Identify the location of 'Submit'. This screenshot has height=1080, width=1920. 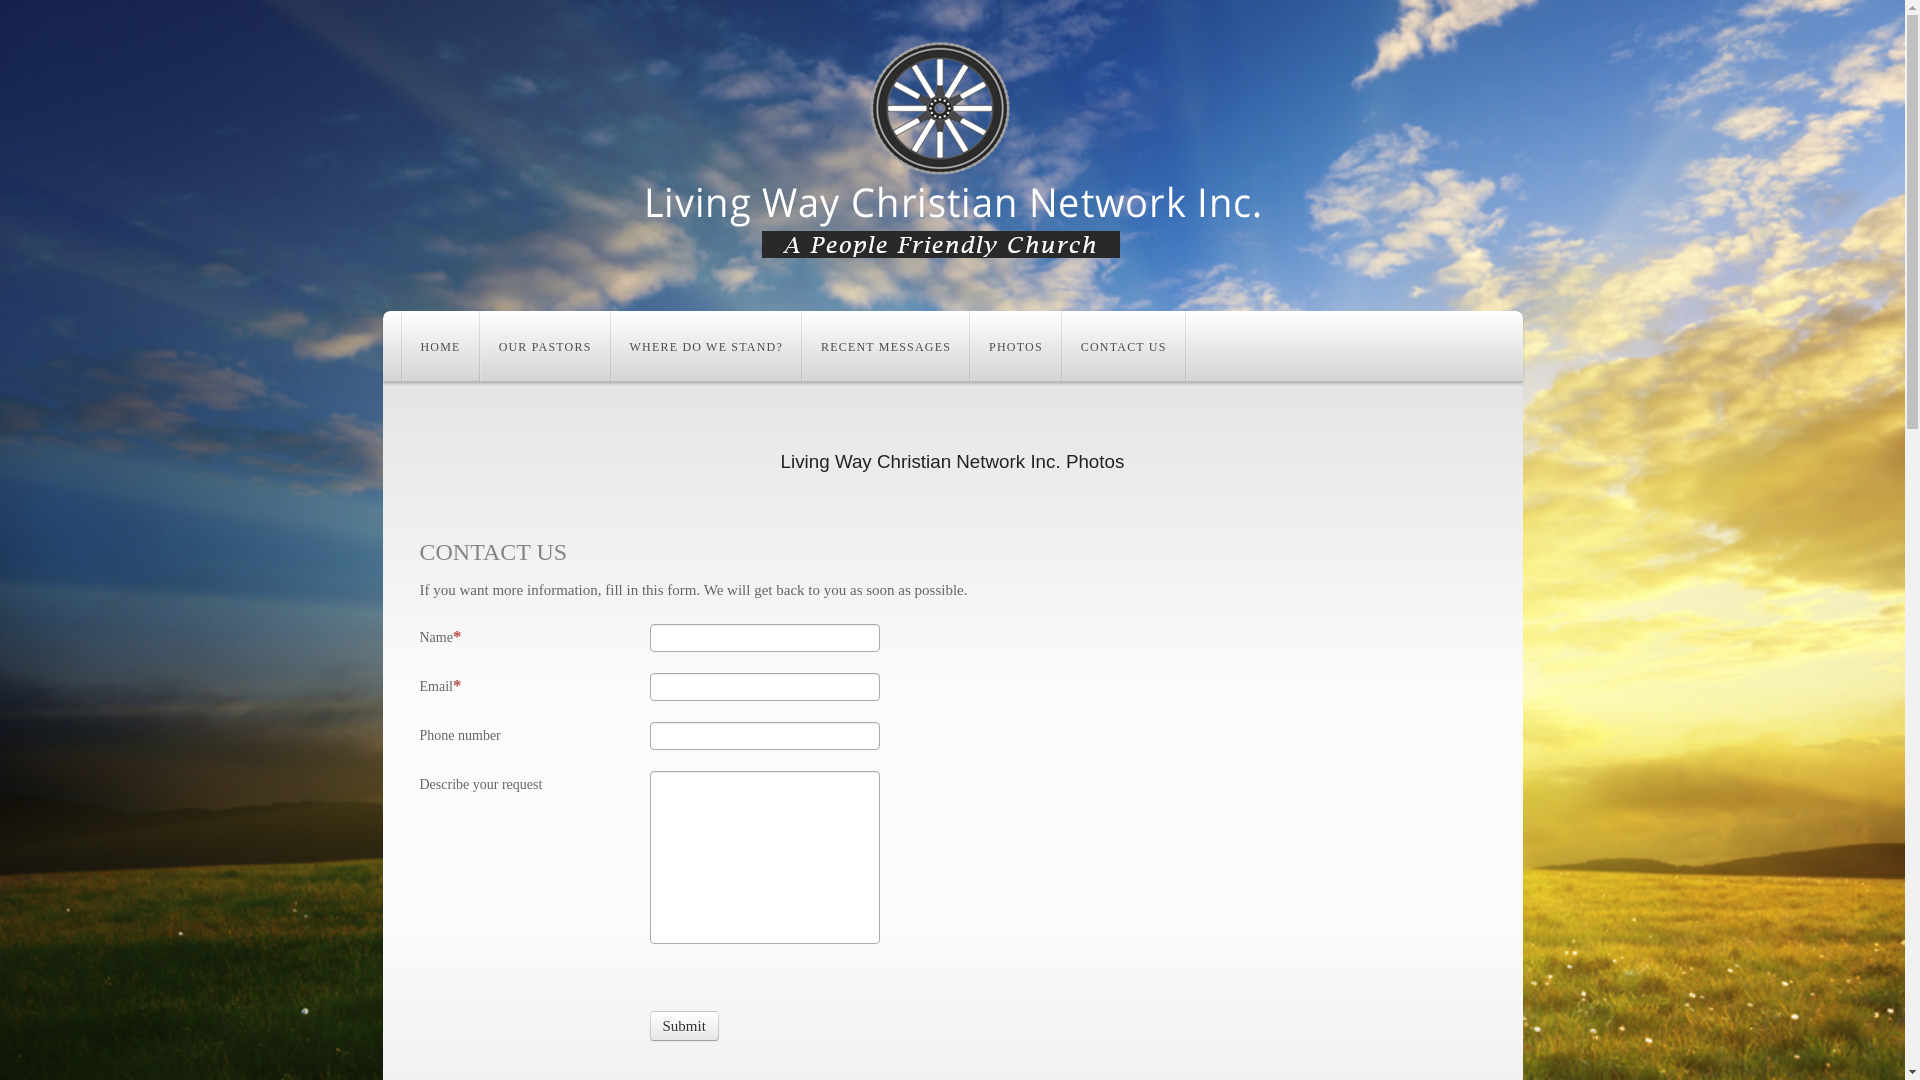
(684, 1026).